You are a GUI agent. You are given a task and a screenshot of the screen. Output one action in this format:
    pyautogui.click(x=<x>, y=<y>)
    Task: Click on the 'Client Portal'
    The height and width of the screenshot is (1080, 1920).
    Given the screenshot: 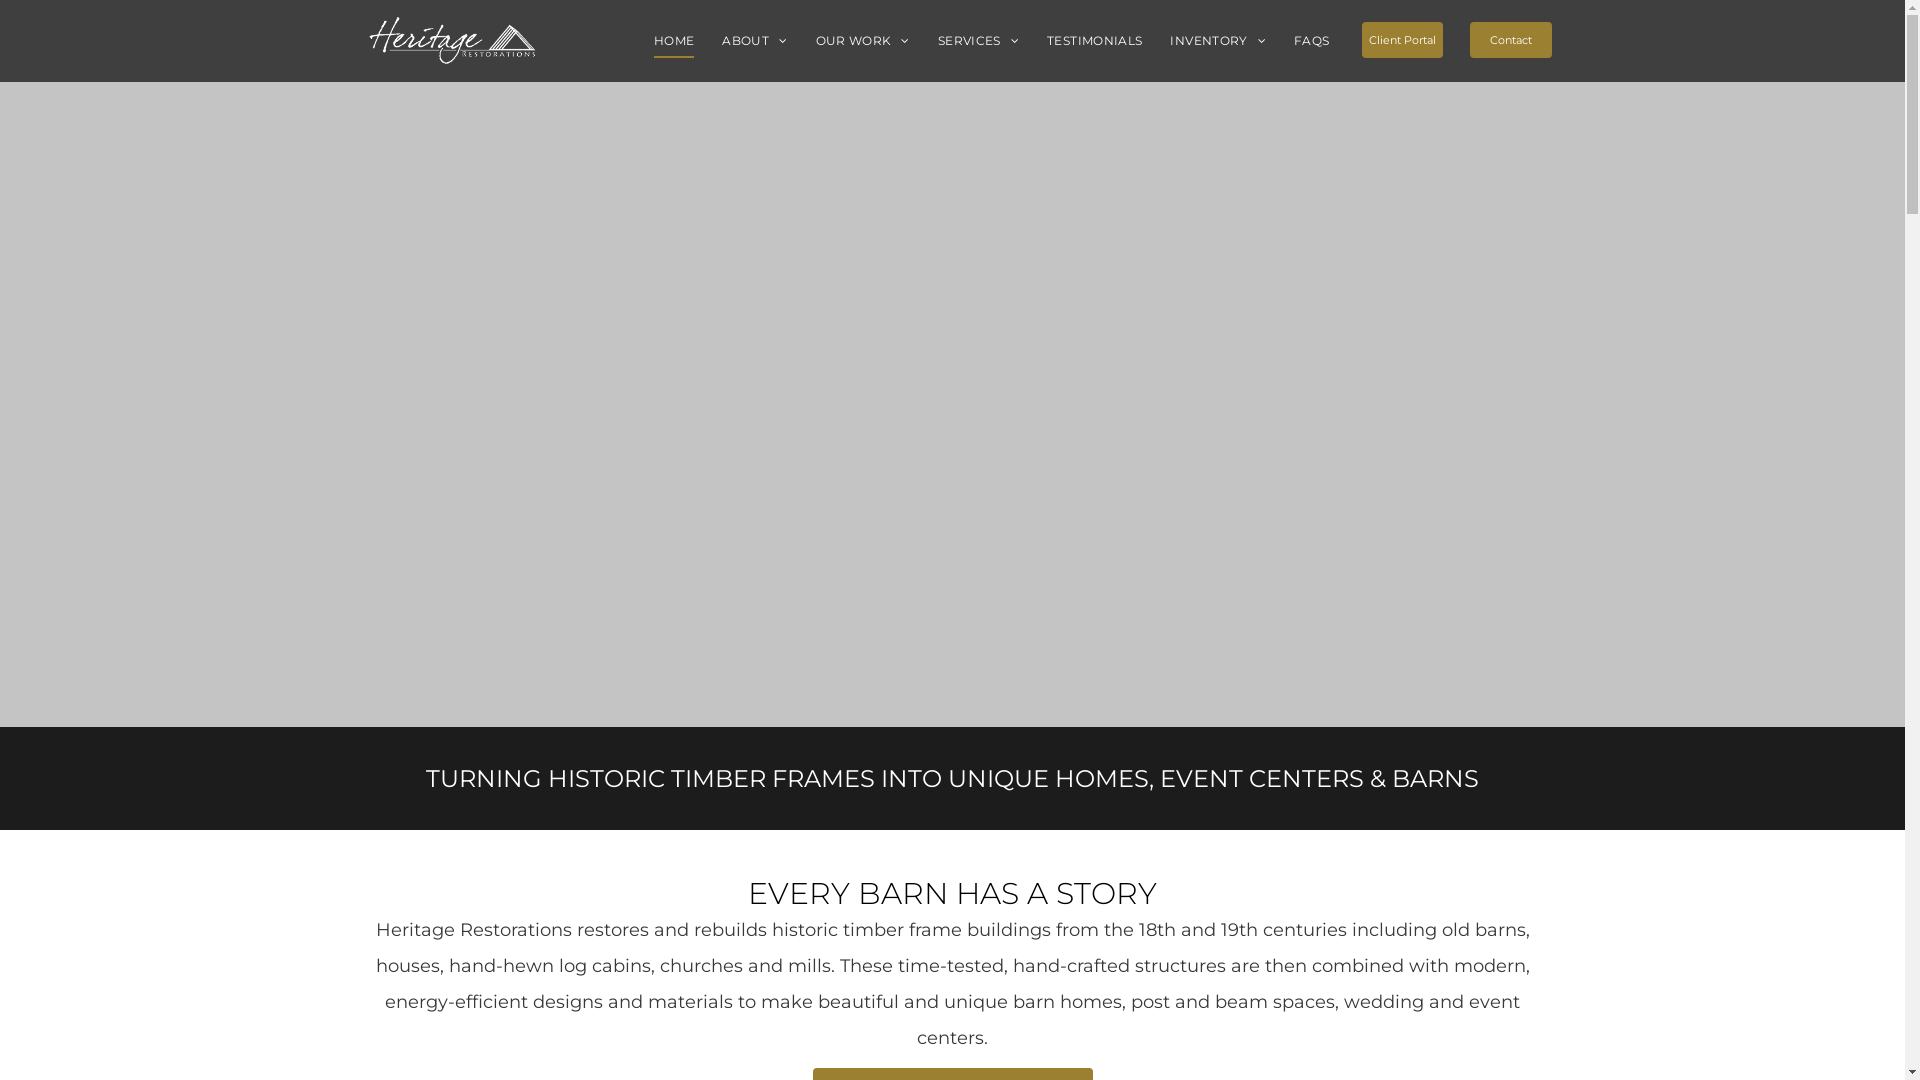 What is the action you would take?
    pyautogui.click(x=1361, y=39)
    